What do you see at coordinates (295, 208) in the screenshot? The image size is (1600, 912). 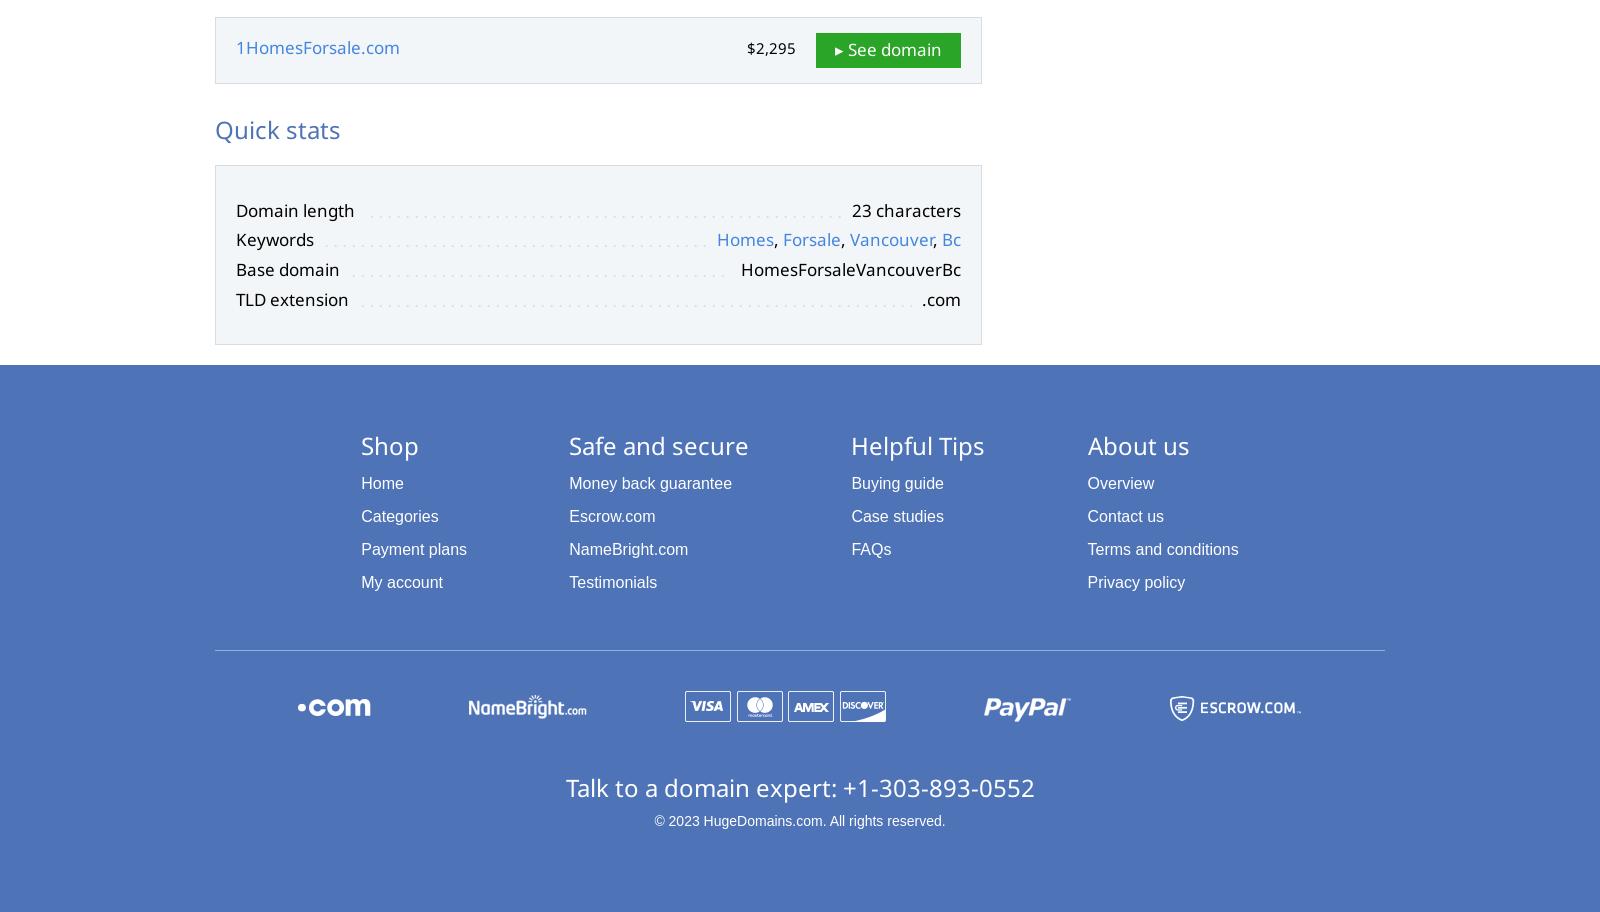 I see `'Domain length'` at bounding box center [295, 208].